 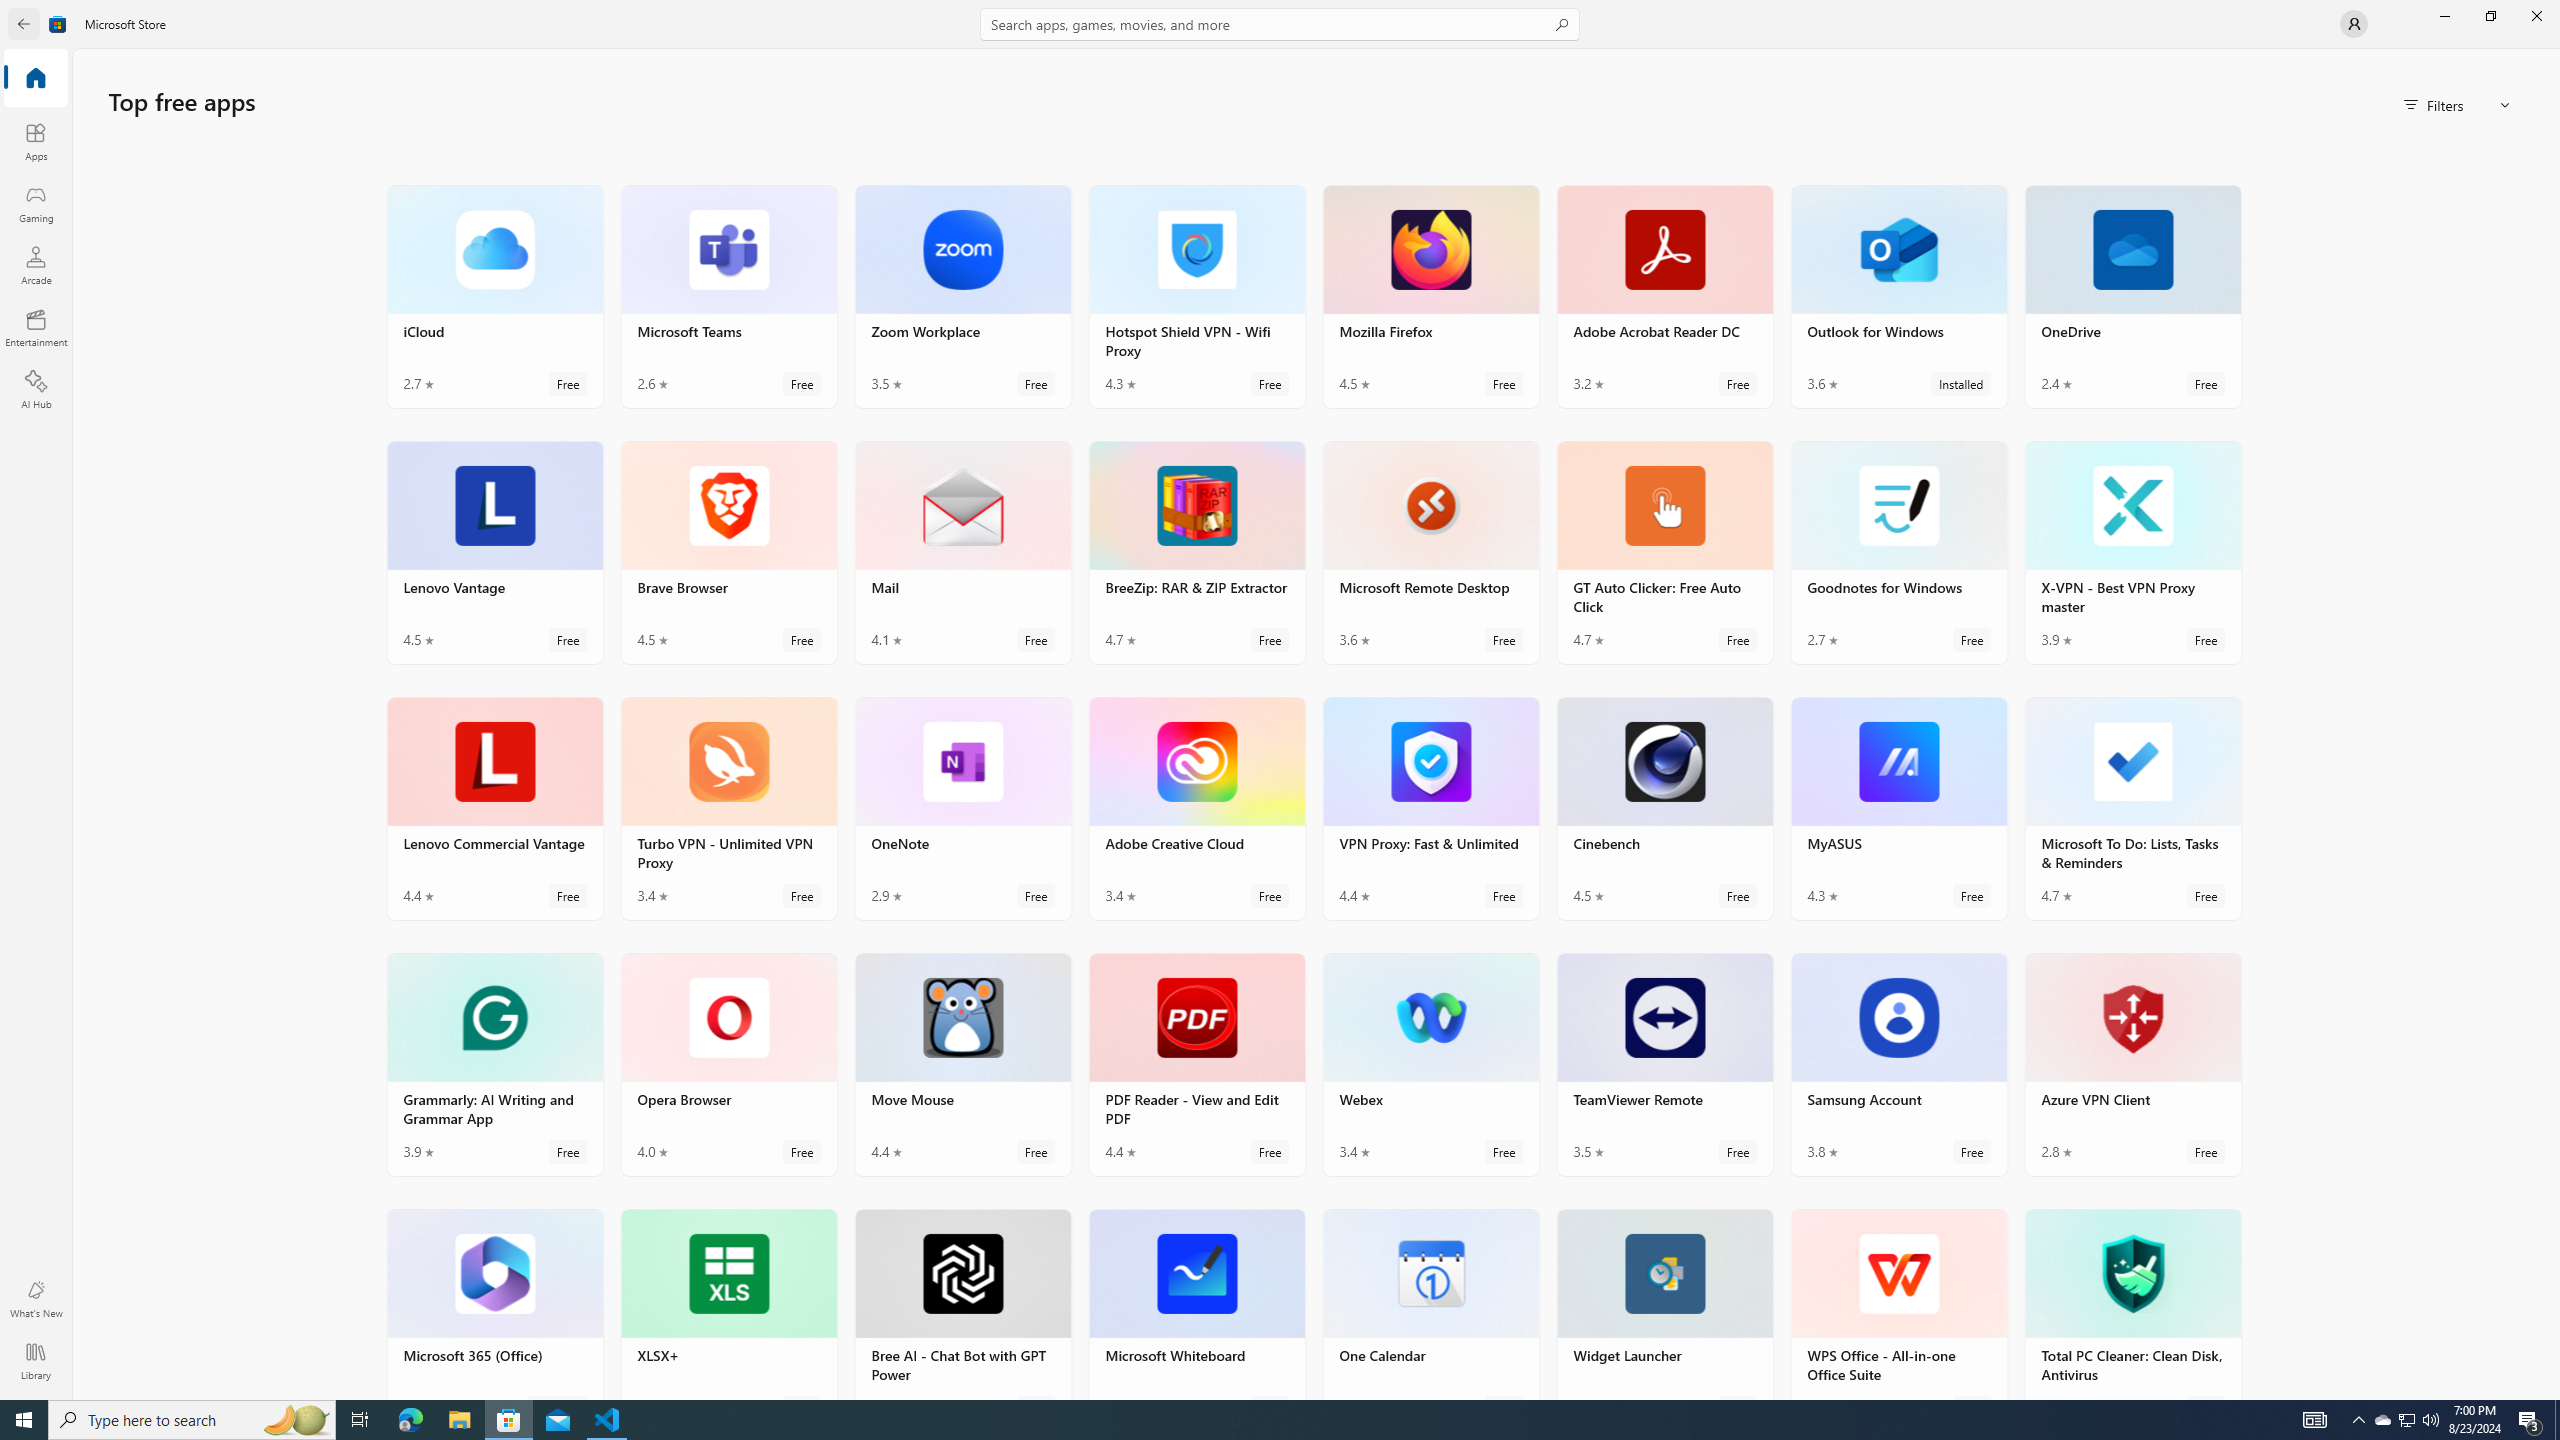 I want to click on 'OneDrive. Average rating of 2.4 out of five stars. Free  ', so click(x=2132, y=294).